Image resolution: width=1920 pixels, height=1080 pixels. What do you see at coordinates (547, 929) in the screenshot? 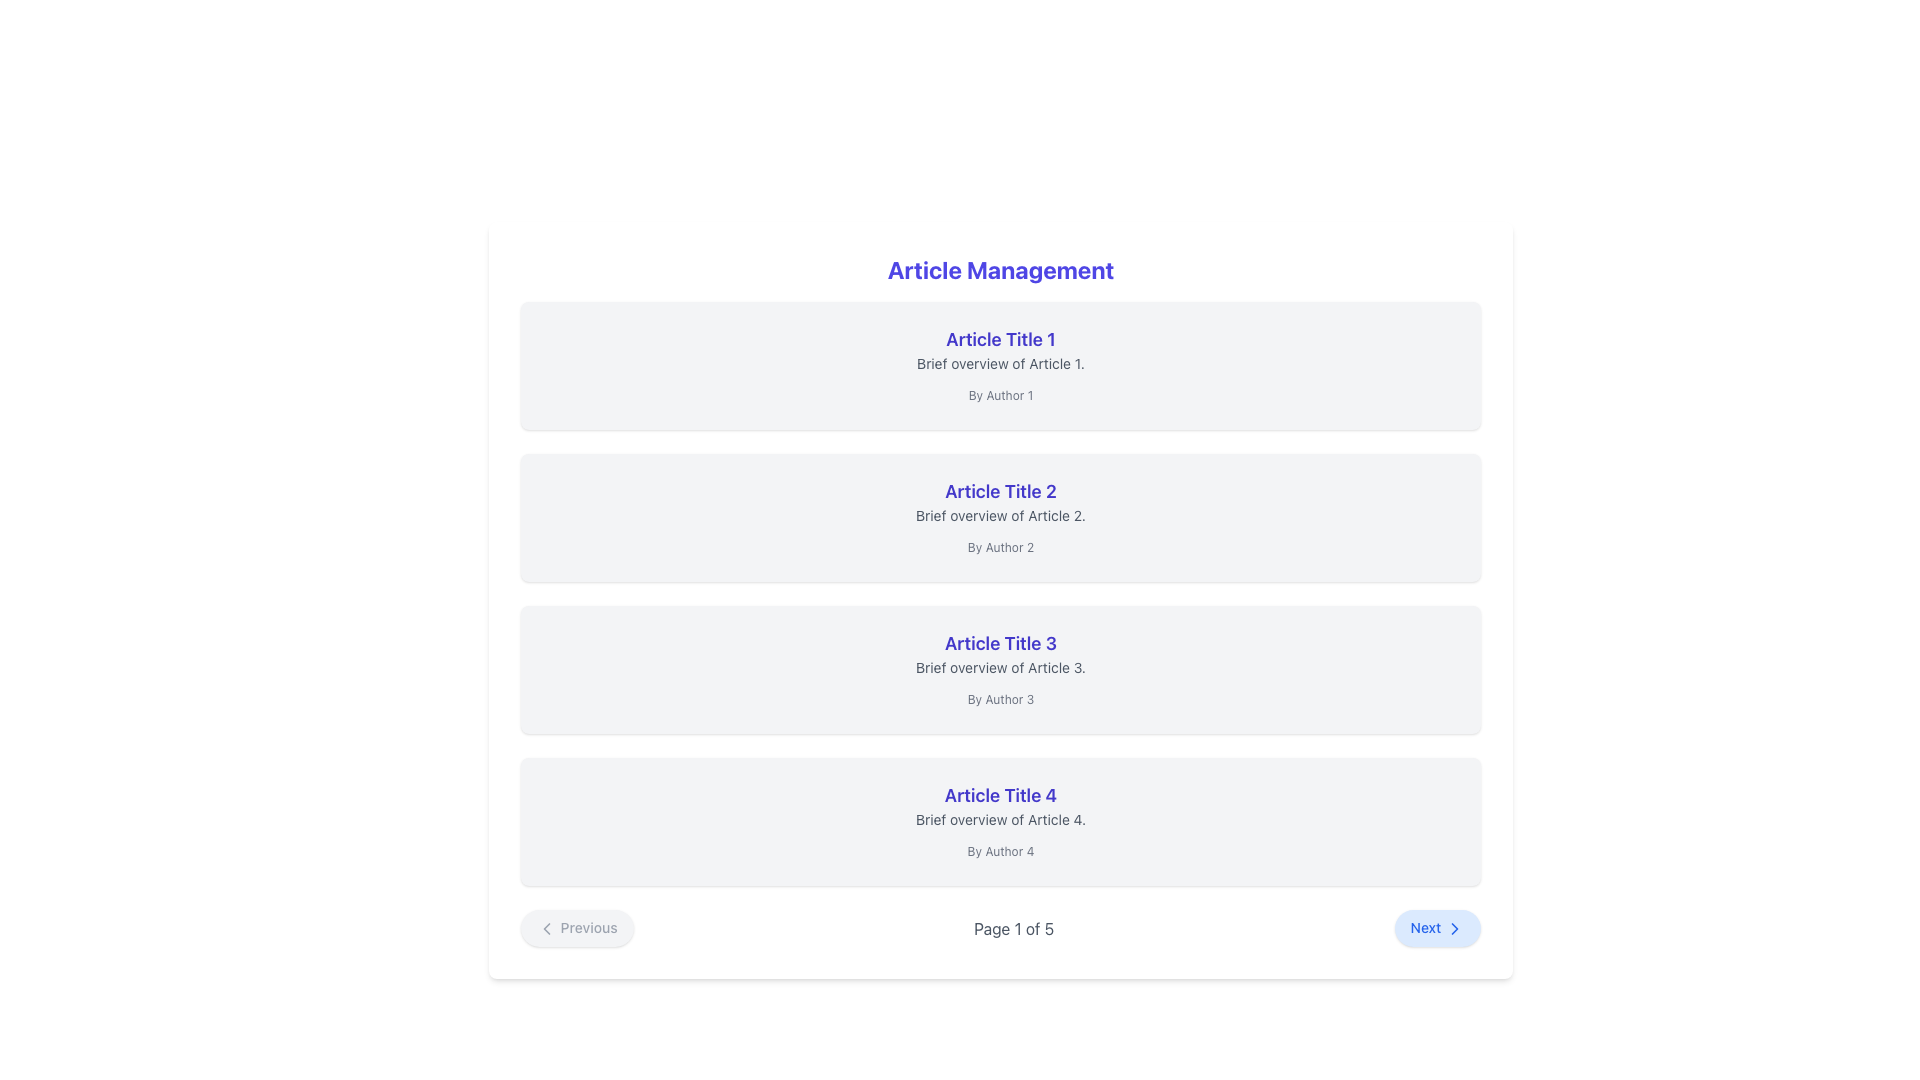
I see `the left-pointing chevron icon inside the 'Previous' button` at bounding box center [547, 929].